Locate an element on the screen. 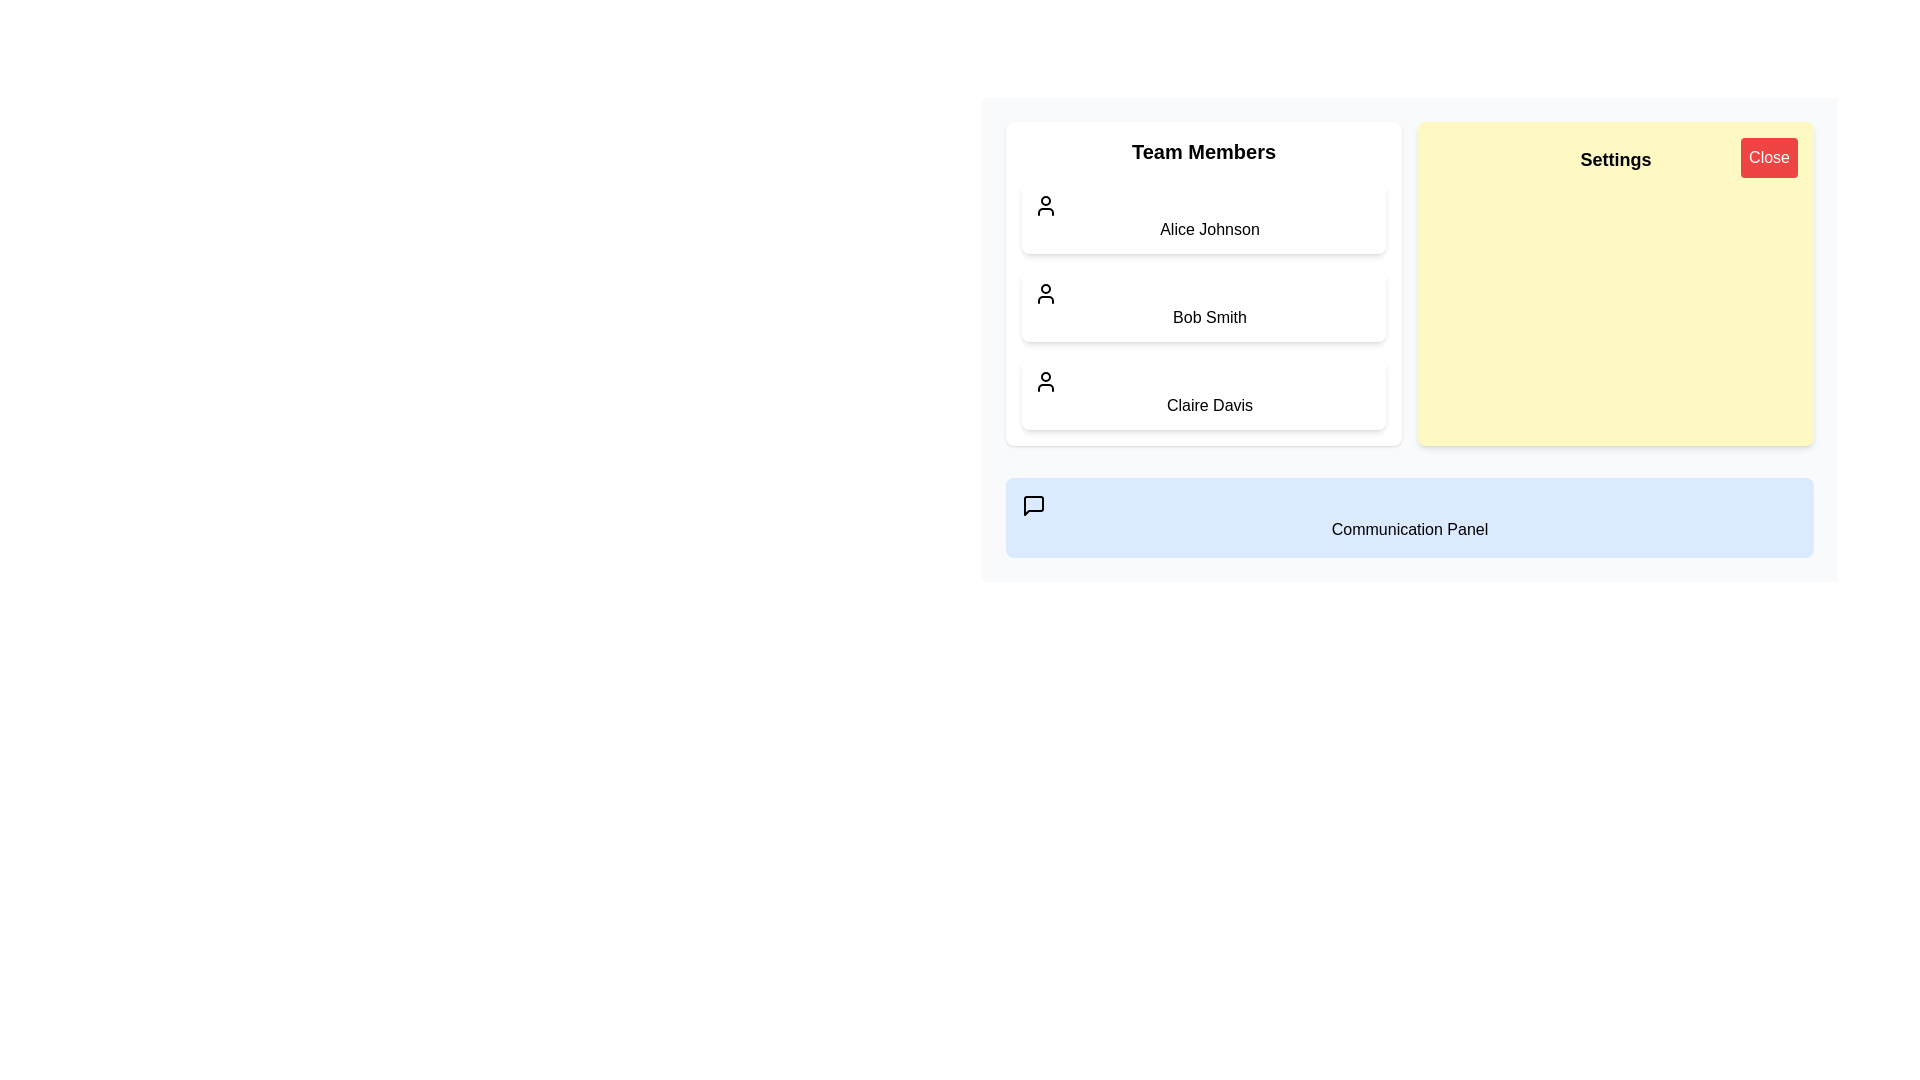 Image resolution: width=1920 pixels, height=1080 pixels. the text label reading 'Bob Smith' is located at coordinates (1208, 316).